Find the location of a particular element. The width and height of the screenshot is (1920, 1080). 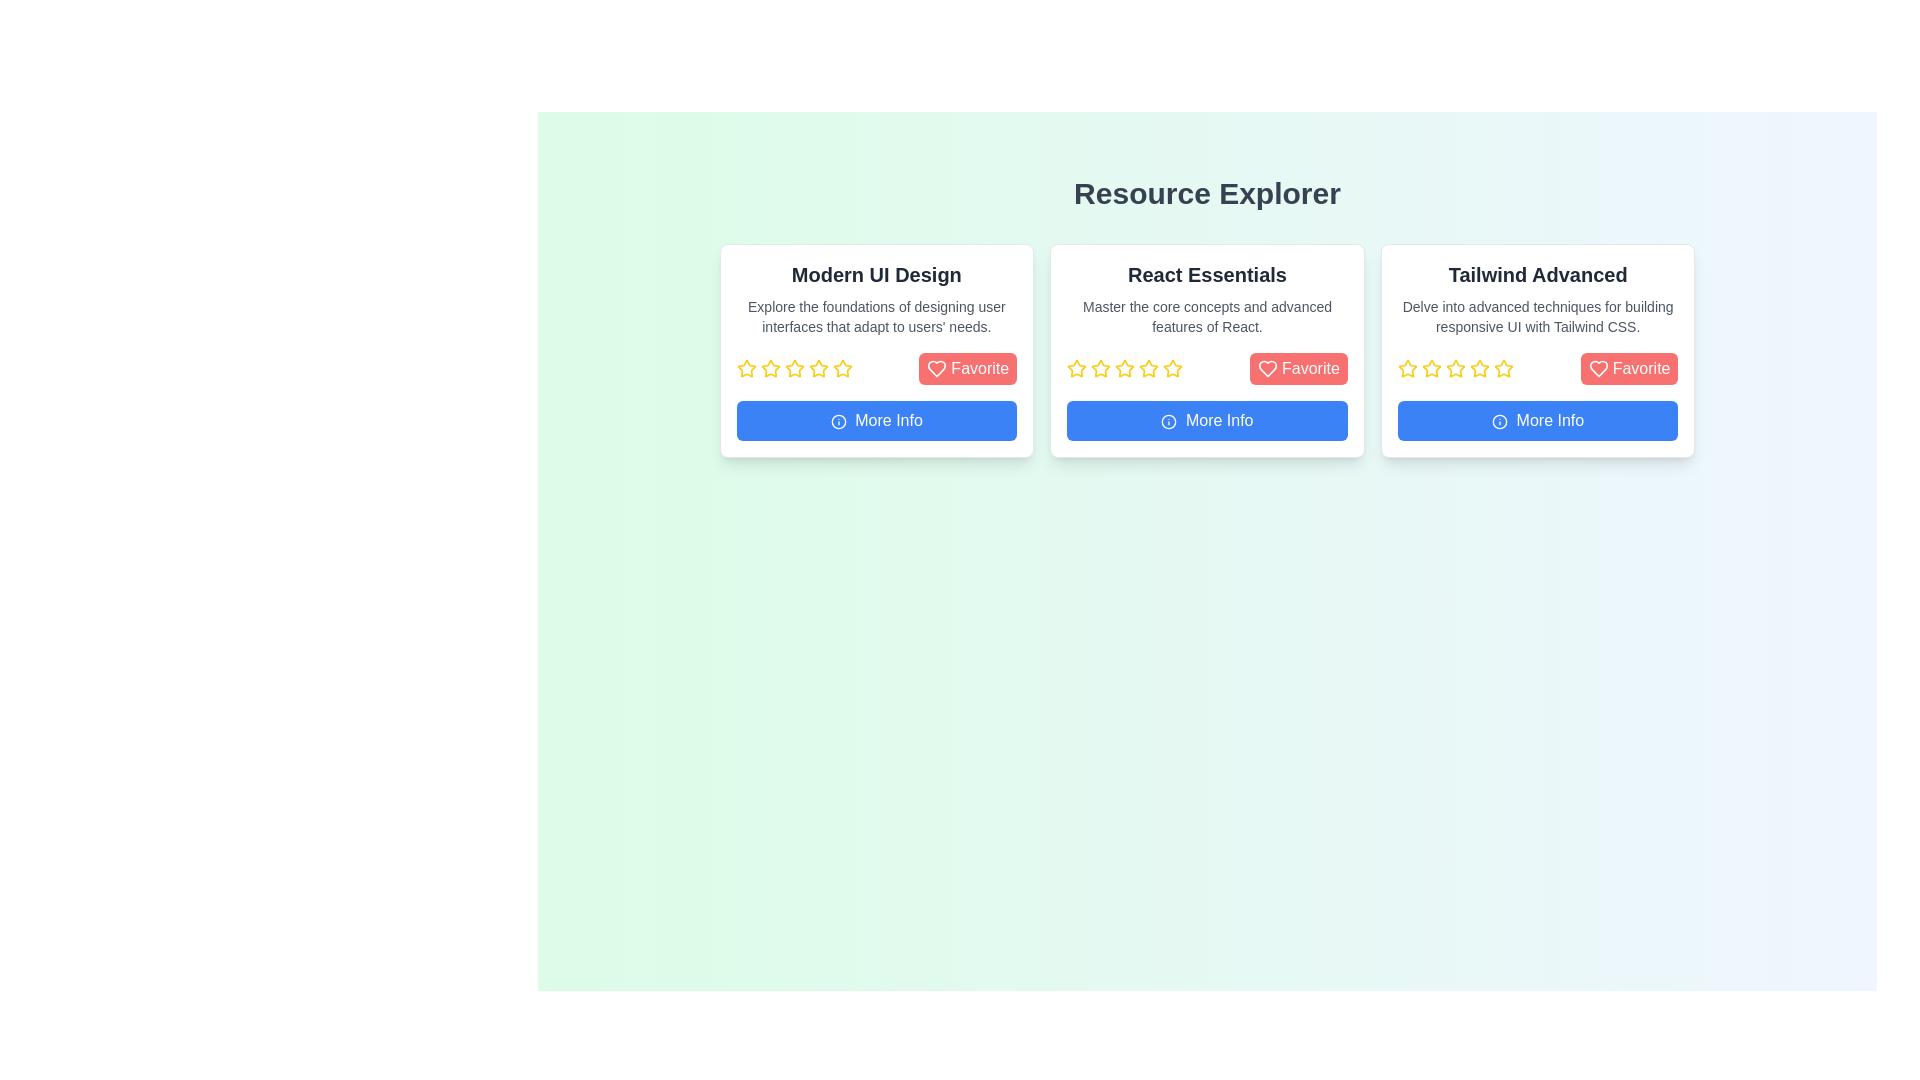

the heart-shaped icon inside the 'Favorite' button located in the 'React Essentials' card, which is the second card from the left is located at coordinates (1266, 369).